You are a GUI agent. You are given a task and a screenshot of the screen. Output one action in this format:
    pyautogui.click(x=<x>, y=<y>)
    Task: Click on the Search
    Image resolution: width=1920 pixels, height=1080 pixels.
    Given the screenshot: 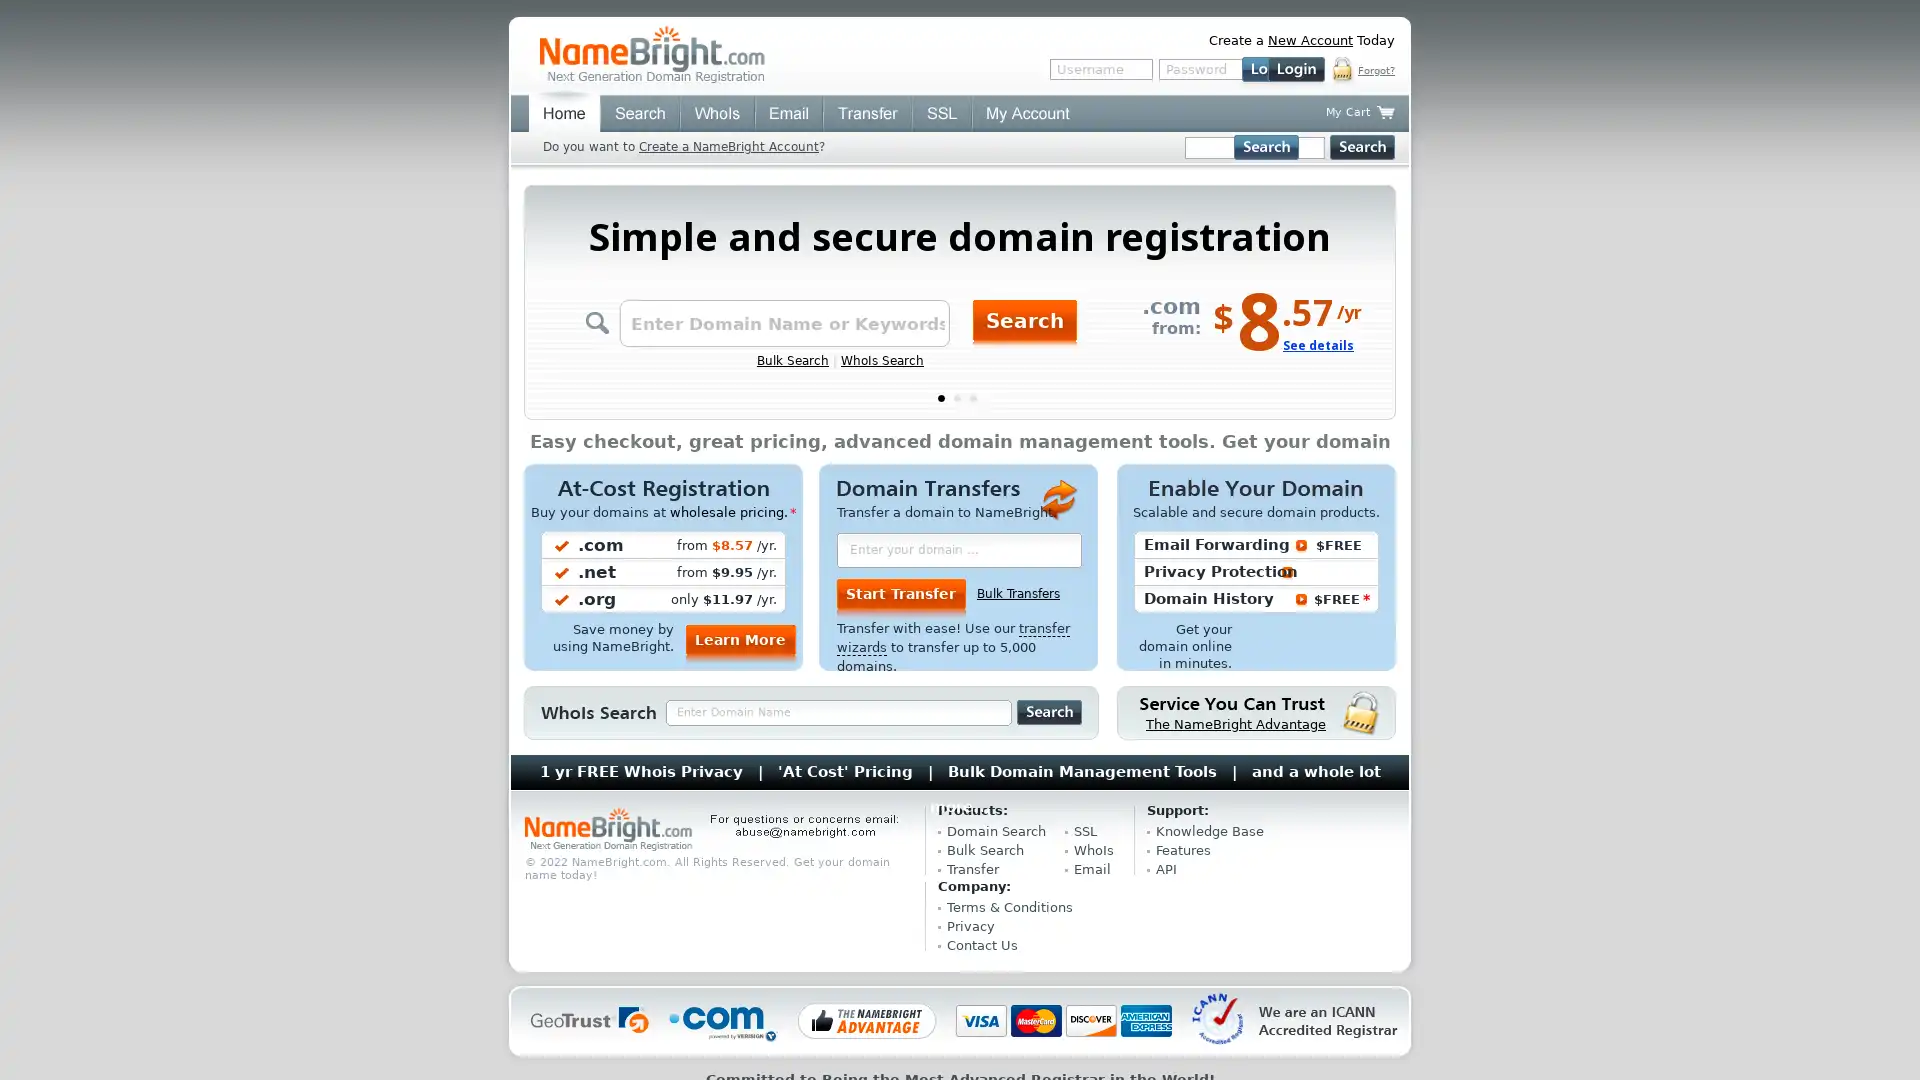 What is the action you would take?
    pyautogui.click(x=1025, y=323)
    